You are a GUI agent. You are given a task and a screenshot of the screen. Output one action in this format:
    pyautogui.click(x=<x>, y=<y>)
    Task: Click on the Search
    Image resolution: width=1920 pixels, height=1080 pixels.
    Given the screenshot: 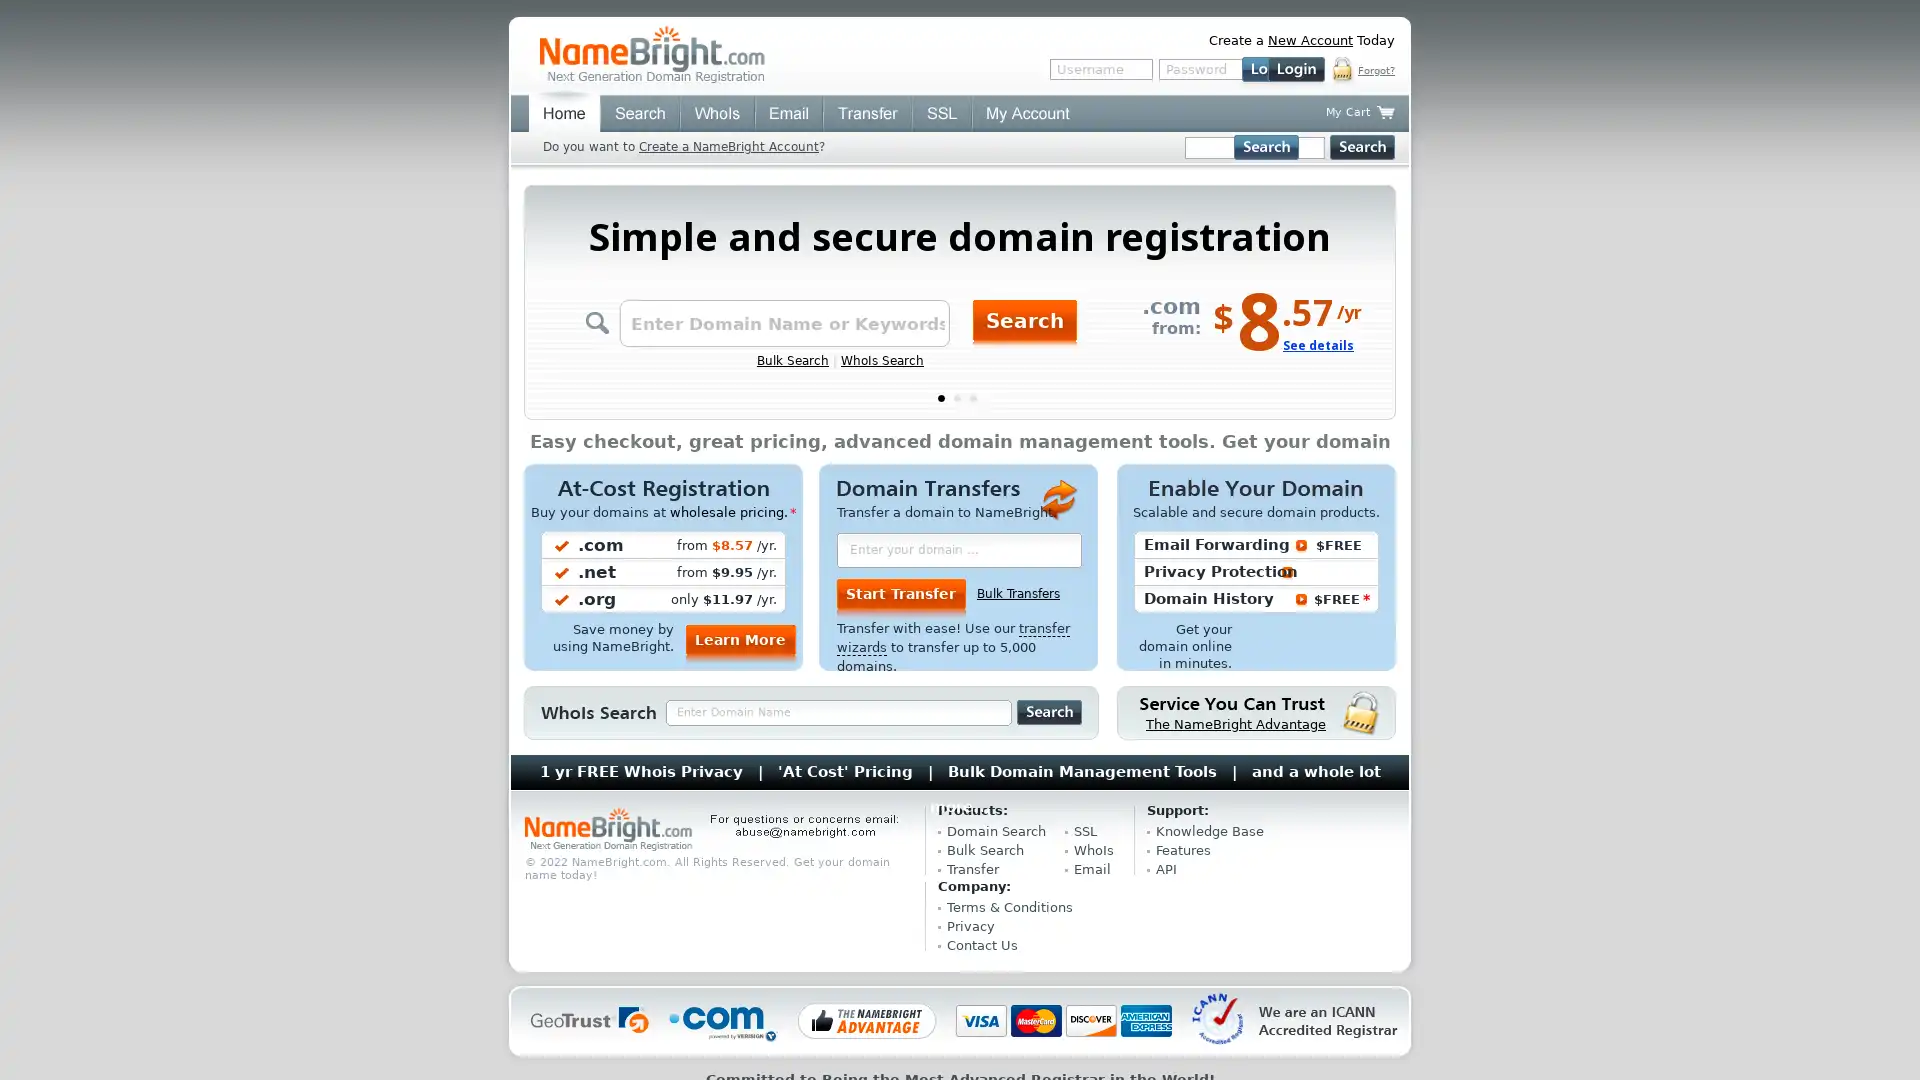 What is the action you would take?
    pyautogui.click(x=1025, y=323)
    